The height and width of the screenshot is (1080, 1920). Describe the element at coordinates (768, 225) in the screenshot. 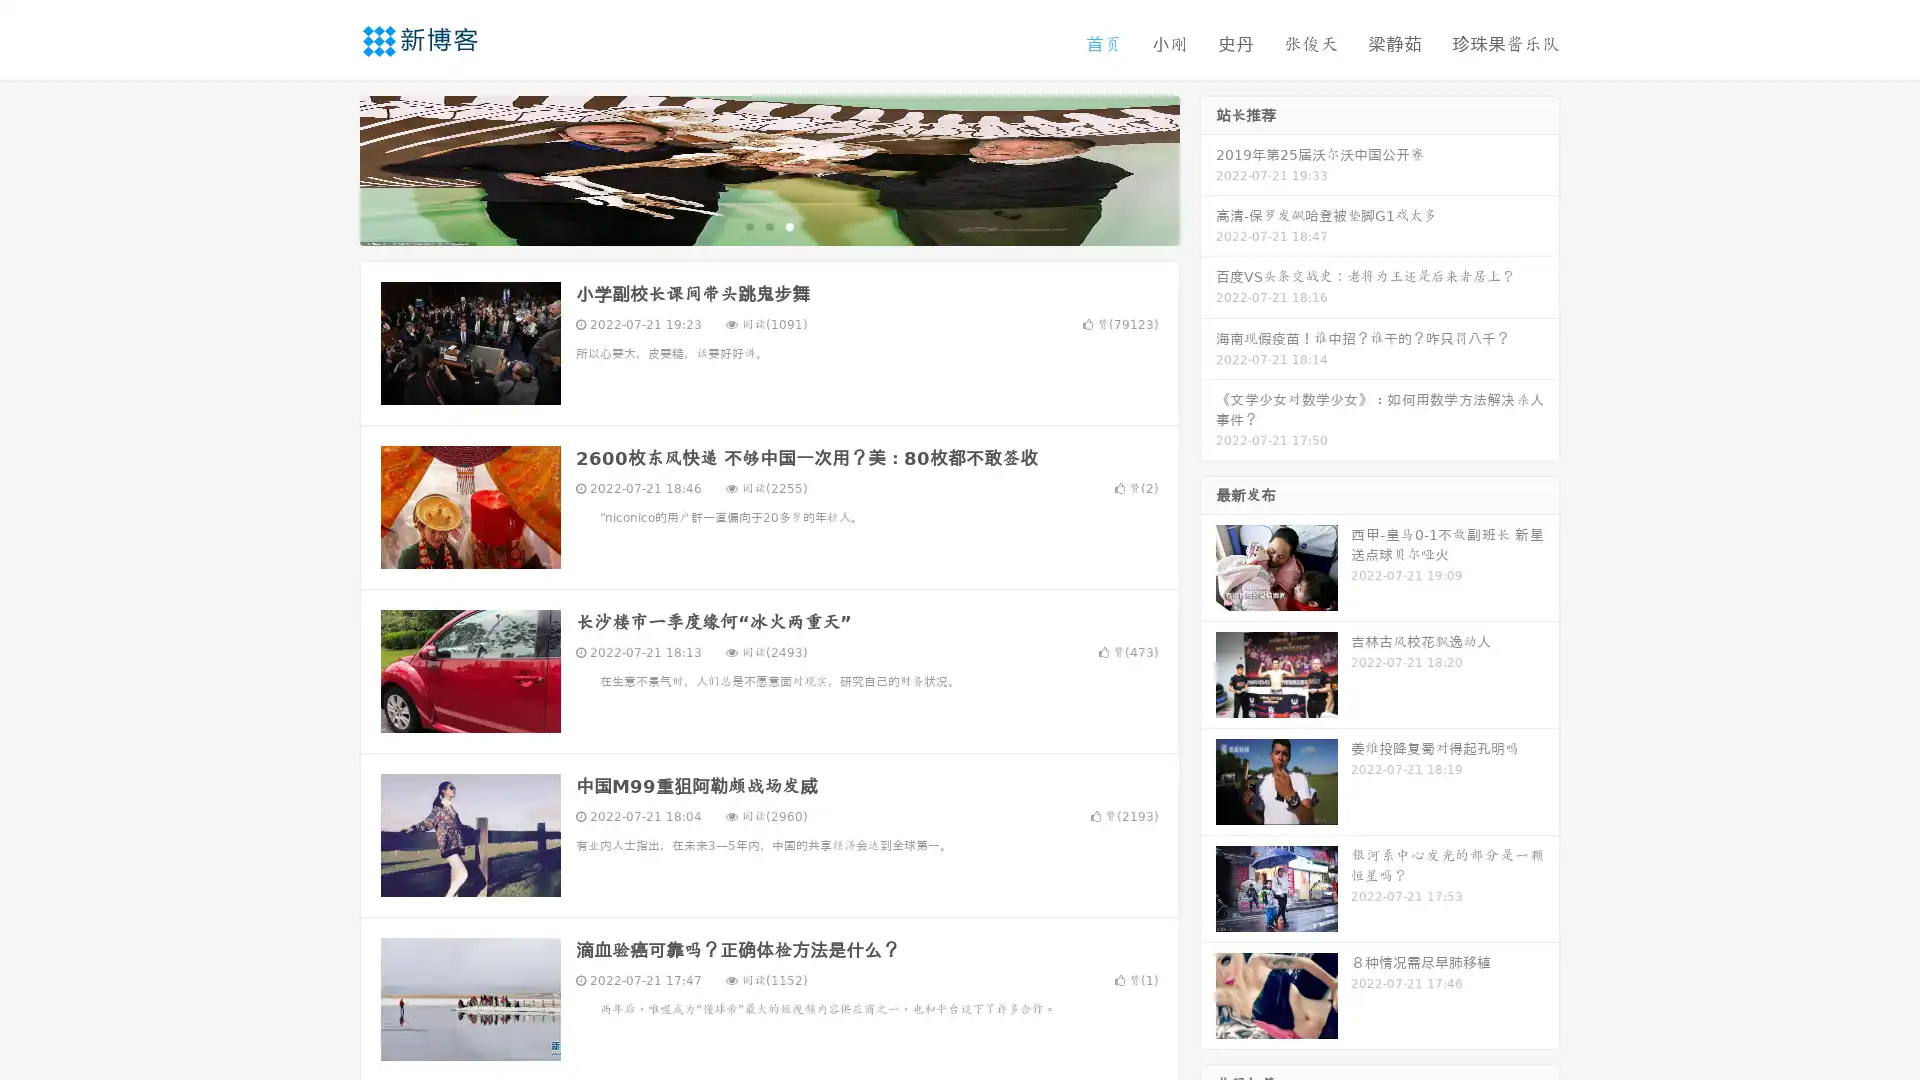

I see `Go to slide 2` at that location.